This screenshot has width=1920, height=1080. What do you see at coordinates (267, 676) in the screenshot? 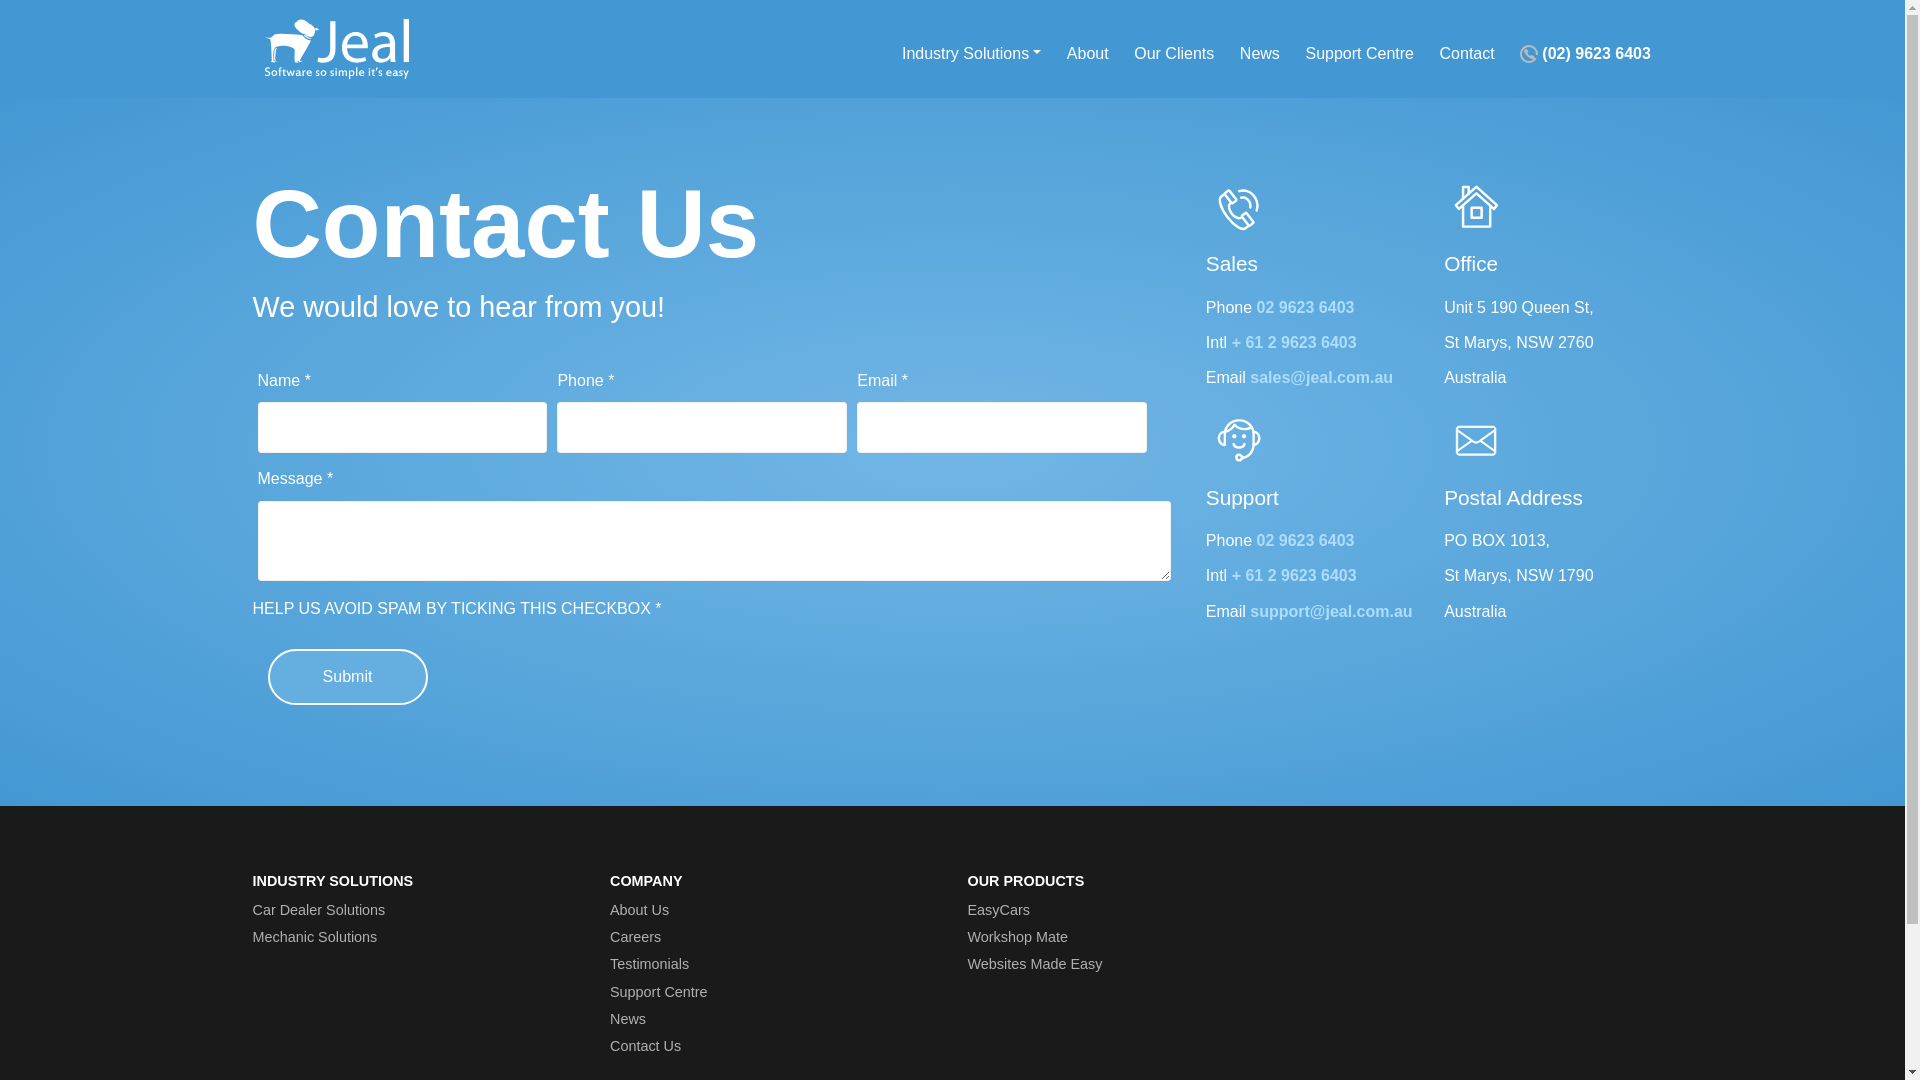
I see `'Submit'` at bounding box center [267, 676].